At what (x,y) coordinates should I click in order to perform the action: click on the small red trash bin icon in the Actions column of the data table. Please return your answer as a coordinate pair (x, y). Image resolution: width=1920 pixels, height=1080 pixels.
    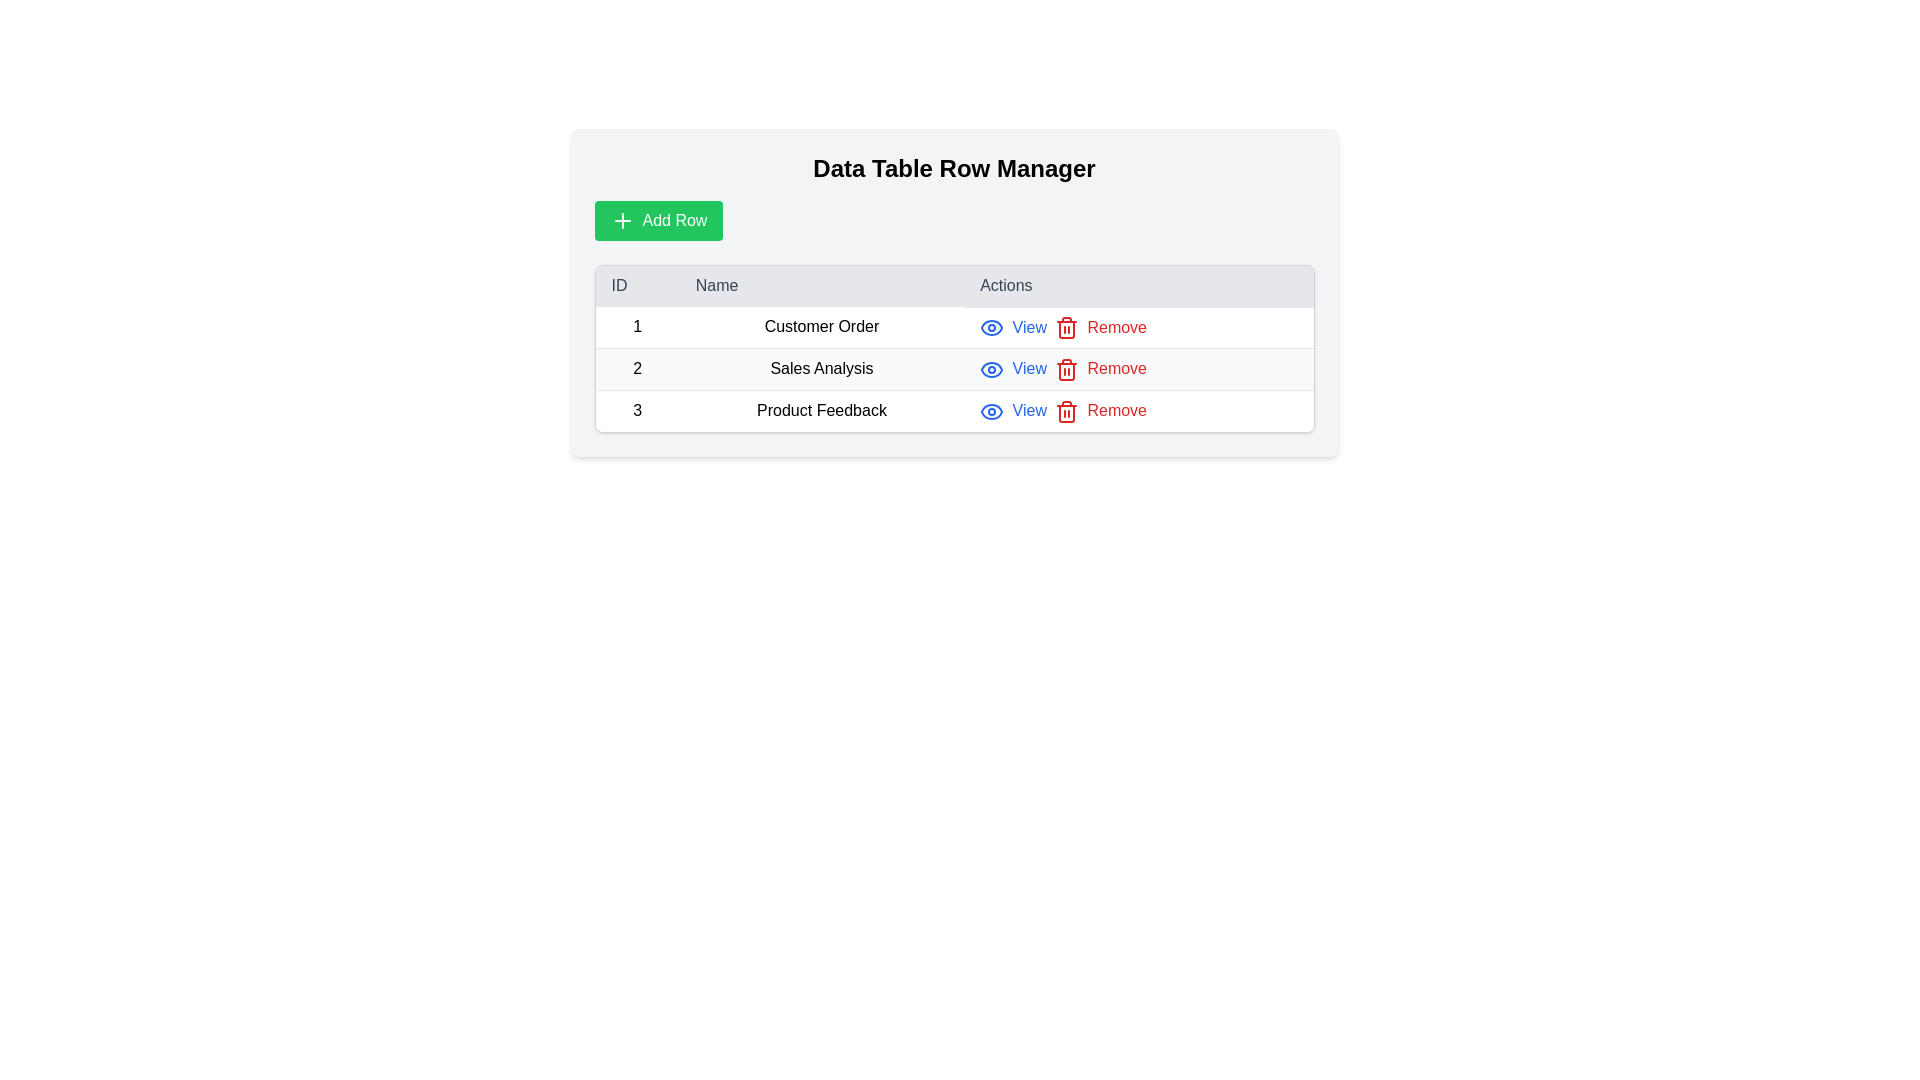
    Looking at the image, I should click on (1065, 370).